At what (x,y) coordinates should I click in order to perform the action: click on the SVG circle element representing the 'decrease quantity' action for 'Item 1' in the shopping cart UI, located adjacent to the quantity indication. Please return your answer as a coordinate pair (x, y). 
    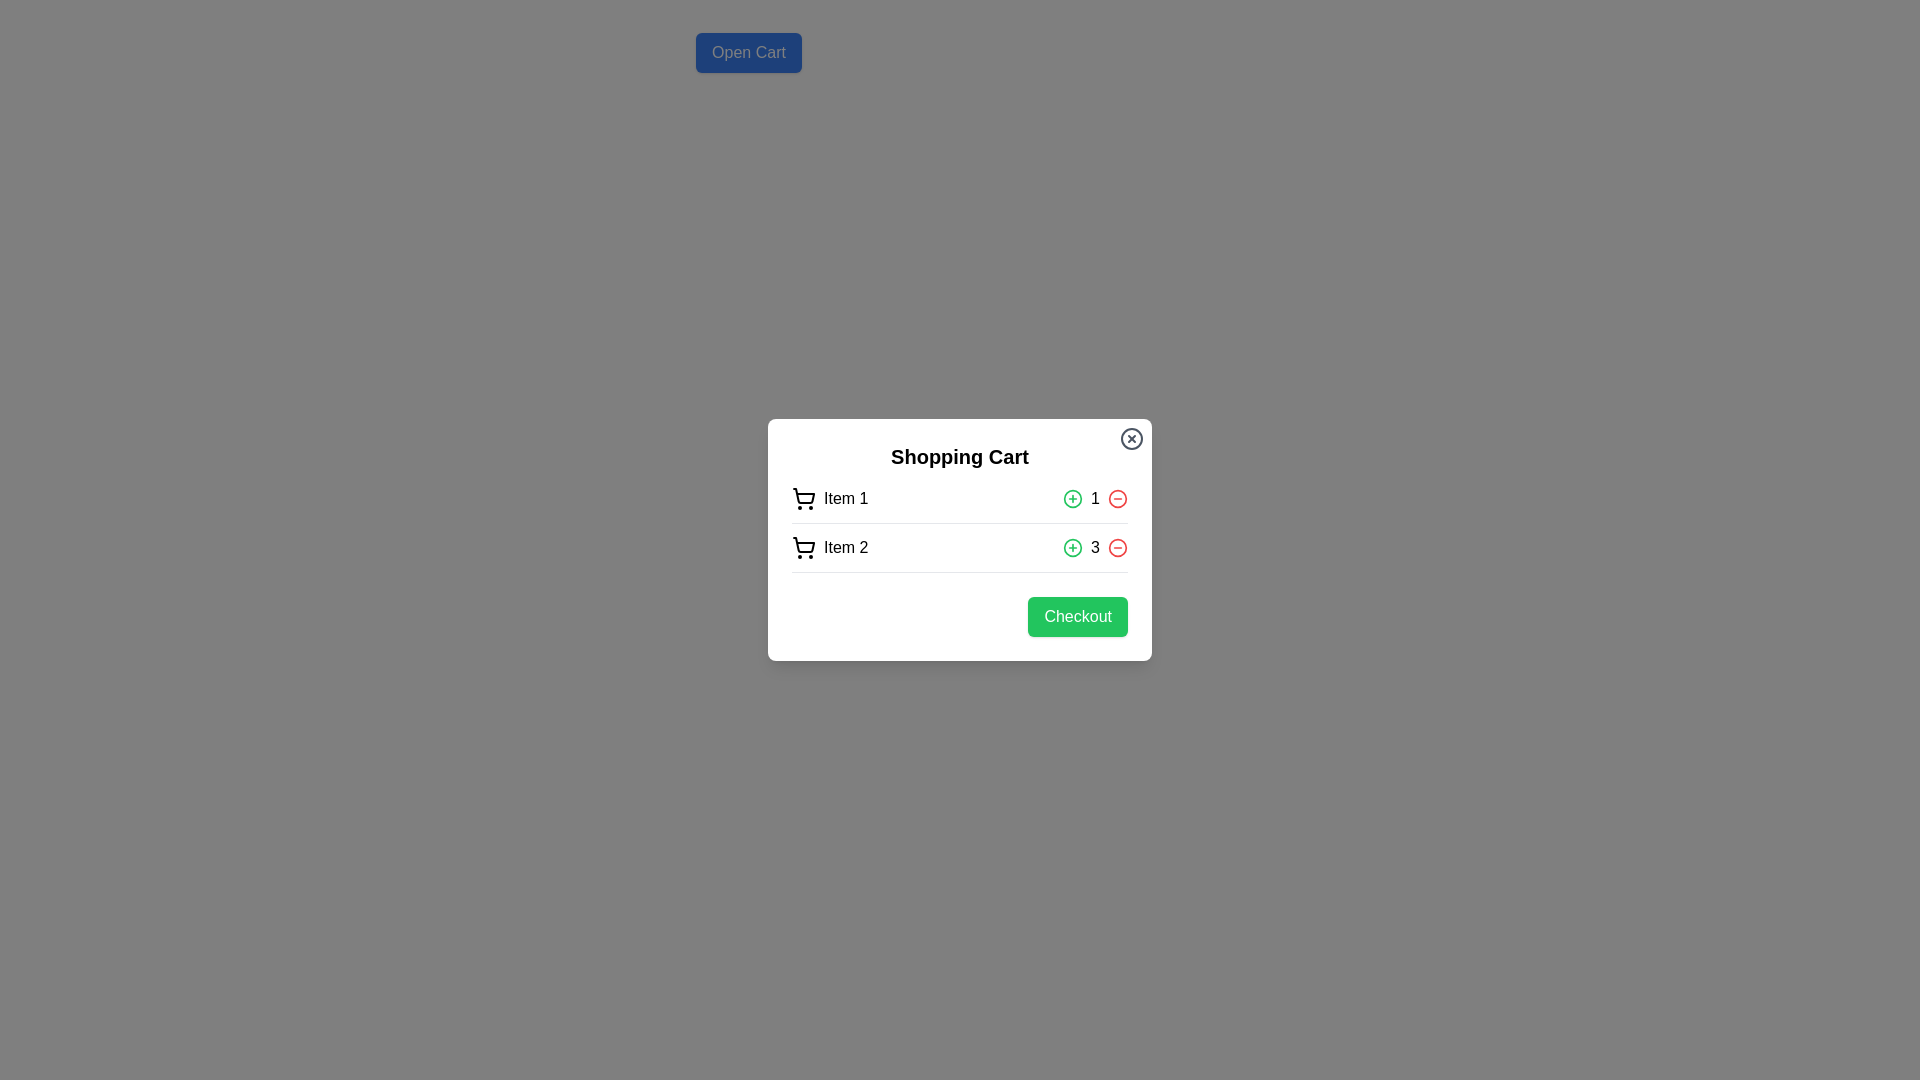
    Looking at the image, I should click on (1117, 497).